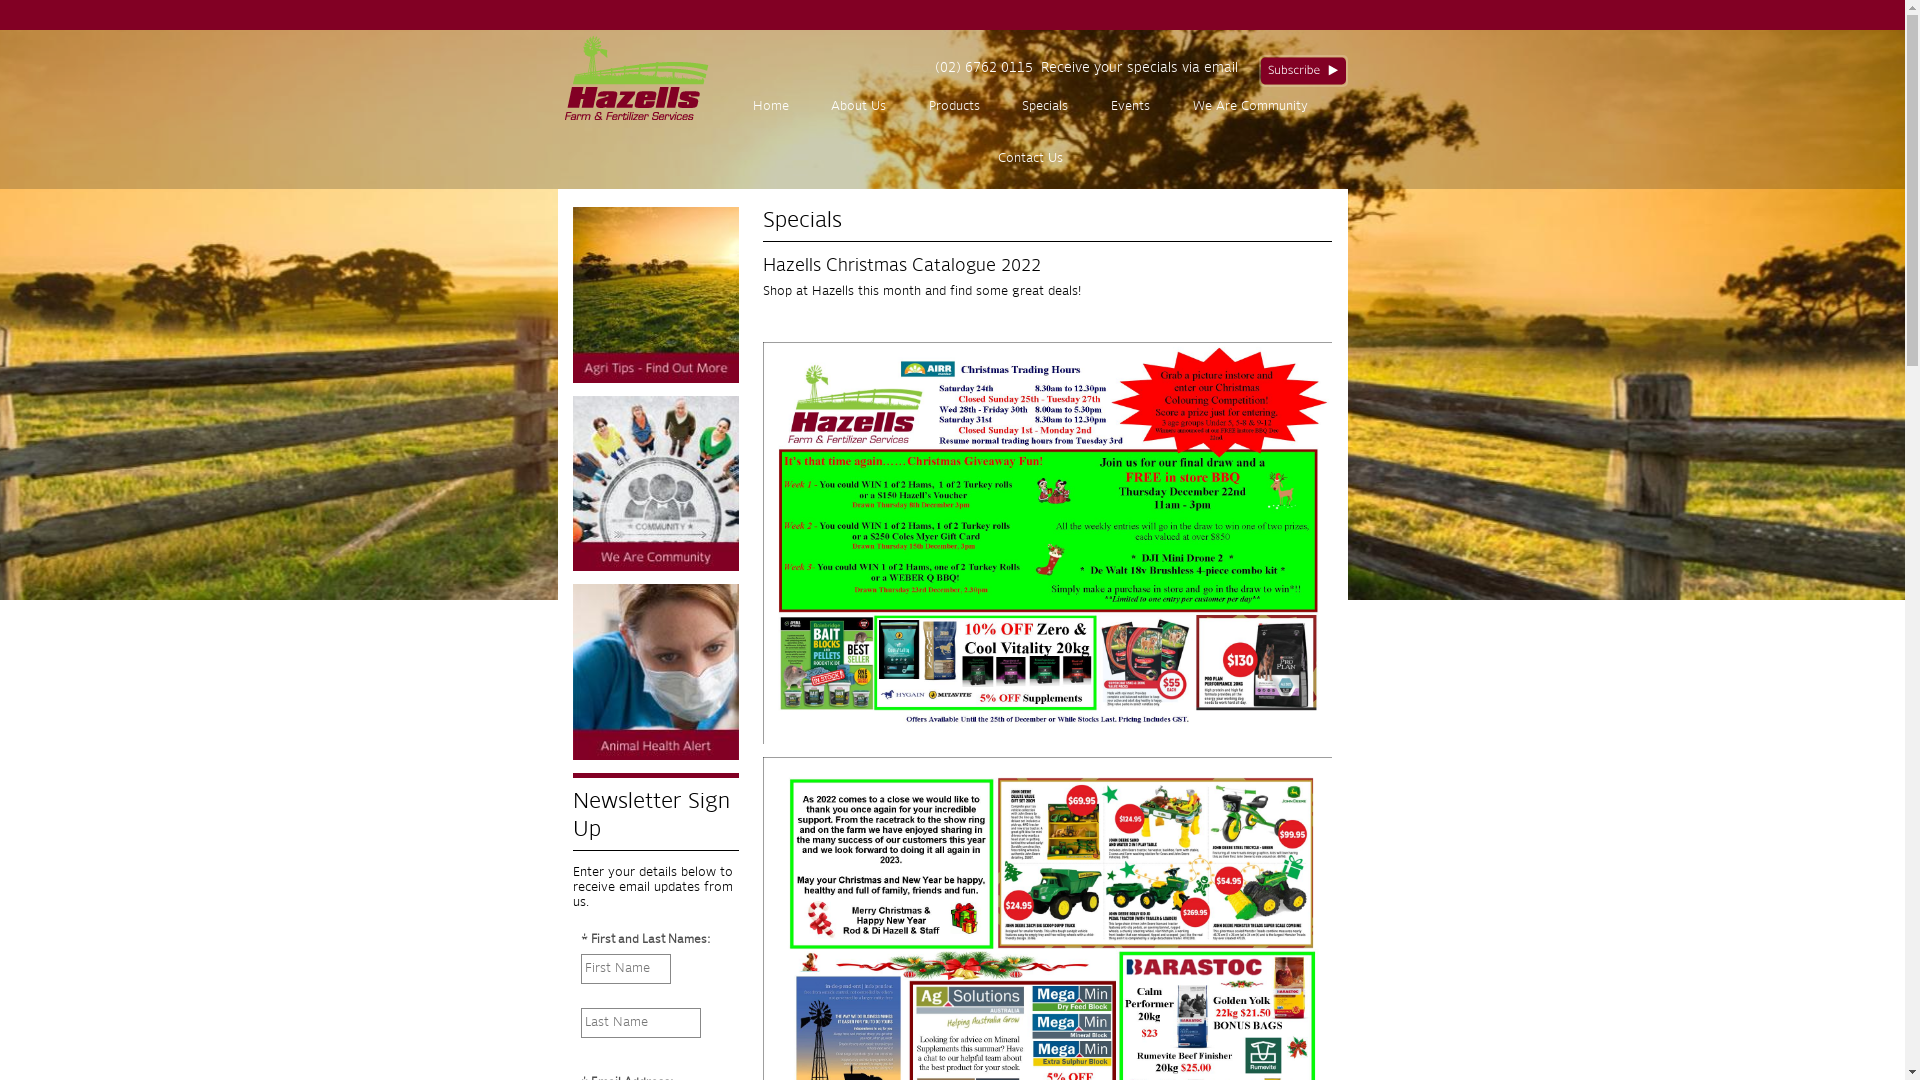  Describe the element at coordinates (1248, 107) in the screenshot. I see `'We Are Community'` at that location.